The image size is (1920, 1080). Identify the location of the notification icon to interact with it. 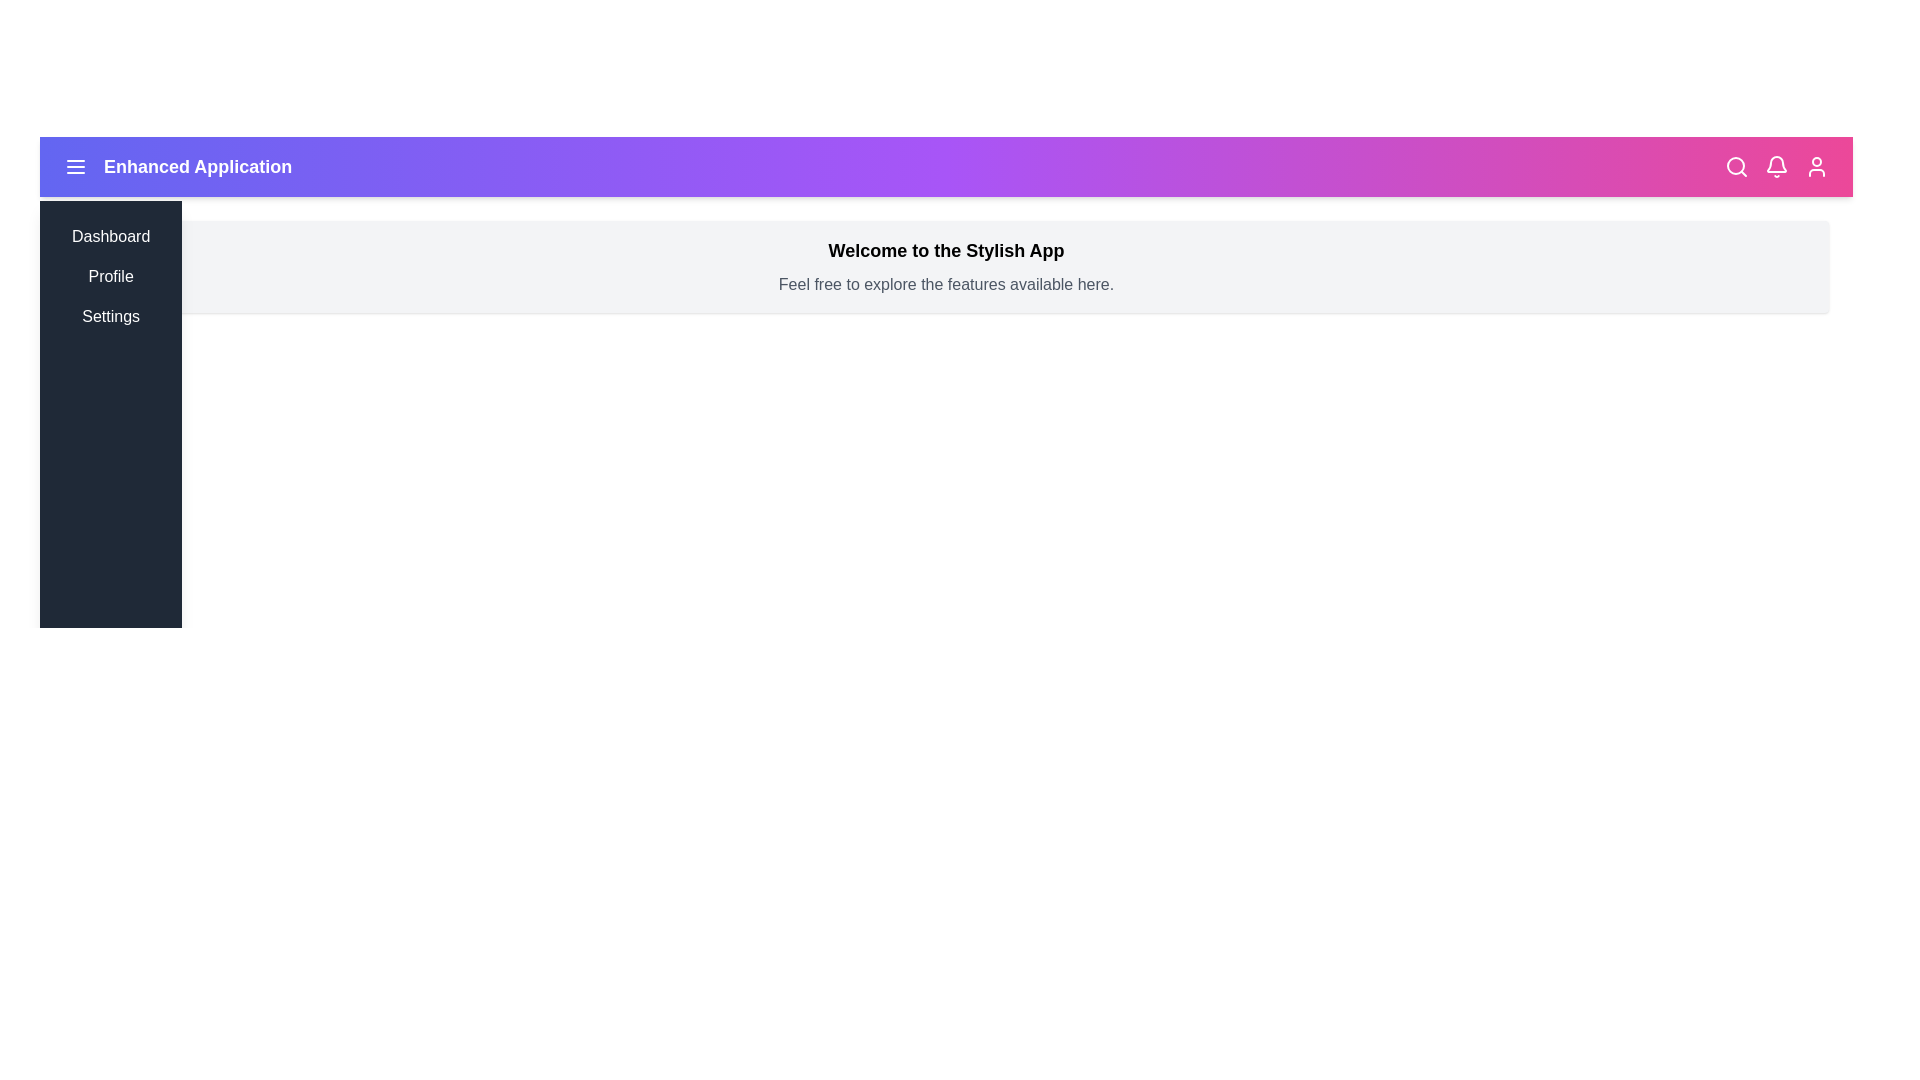
(1776, 165).